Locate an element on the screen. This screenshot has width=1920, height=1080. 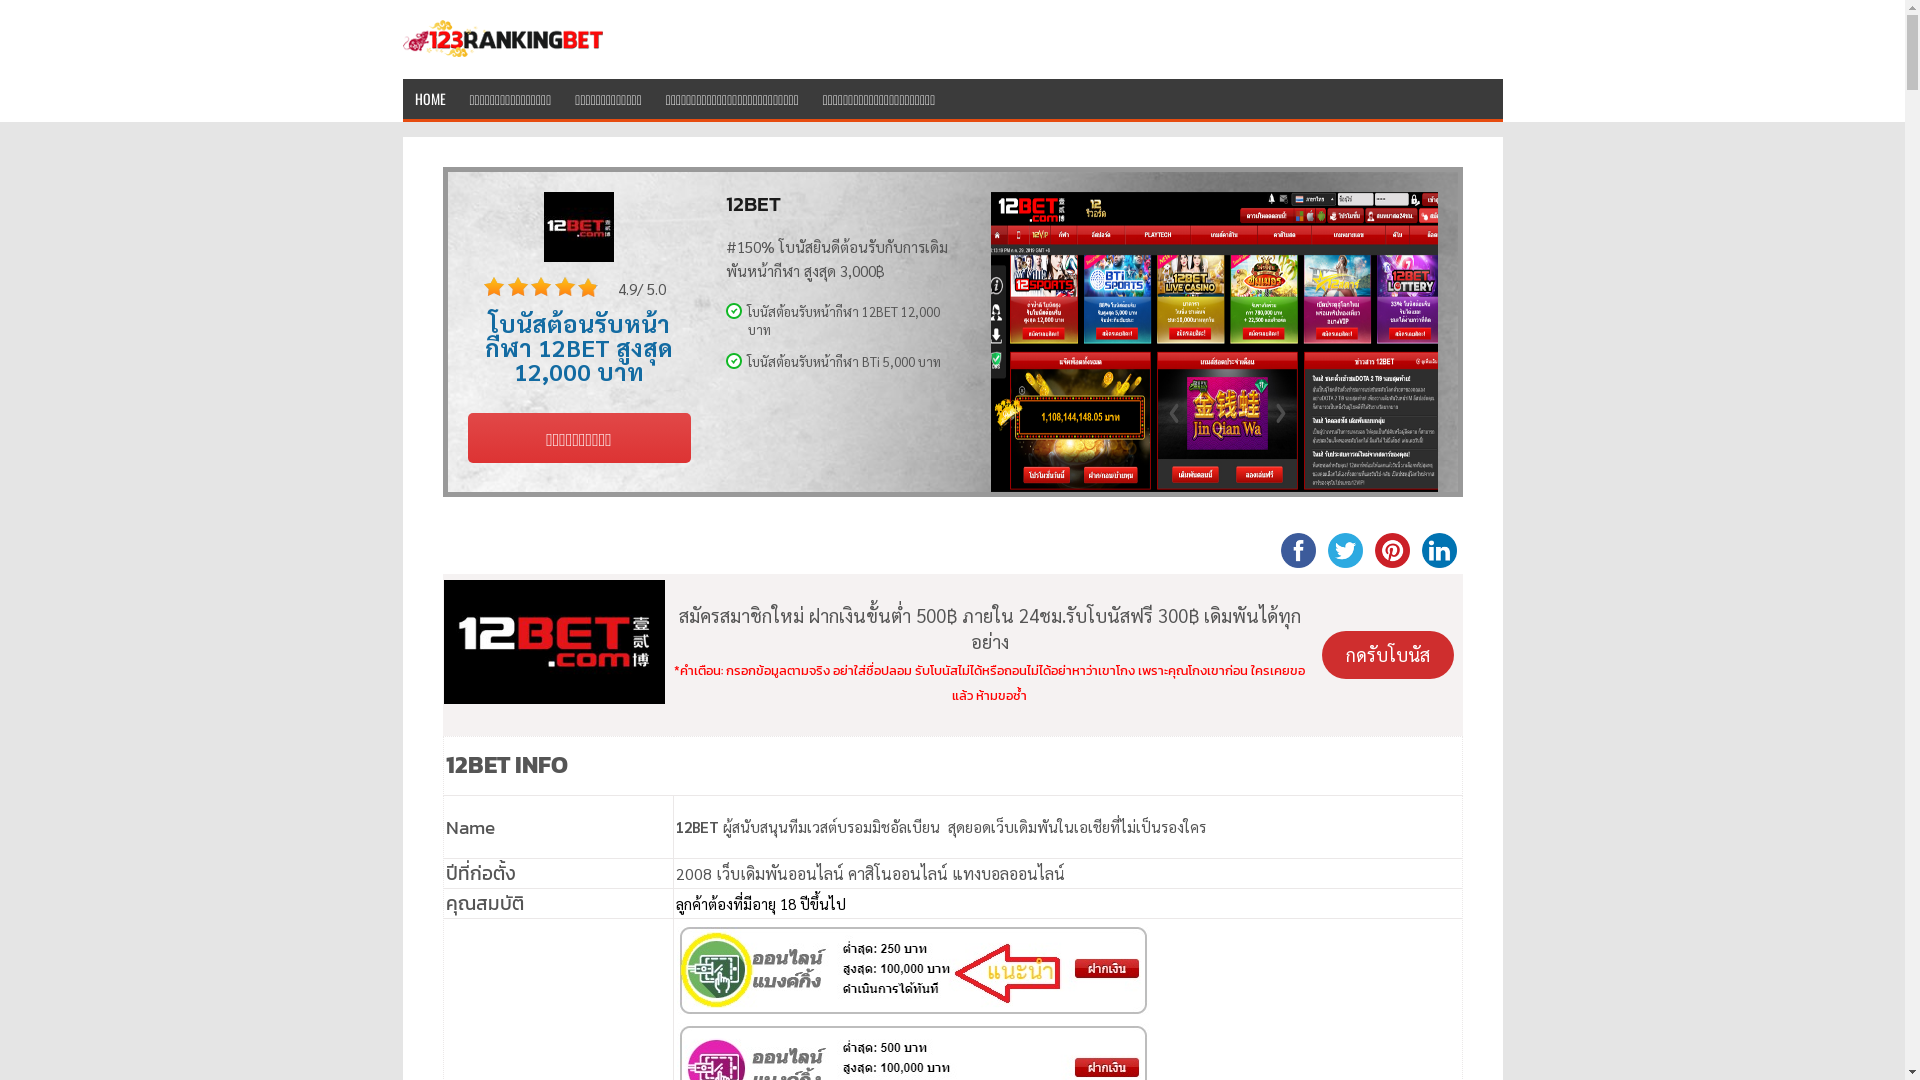
'Pinterest' is located at coordinates (1390, 549).